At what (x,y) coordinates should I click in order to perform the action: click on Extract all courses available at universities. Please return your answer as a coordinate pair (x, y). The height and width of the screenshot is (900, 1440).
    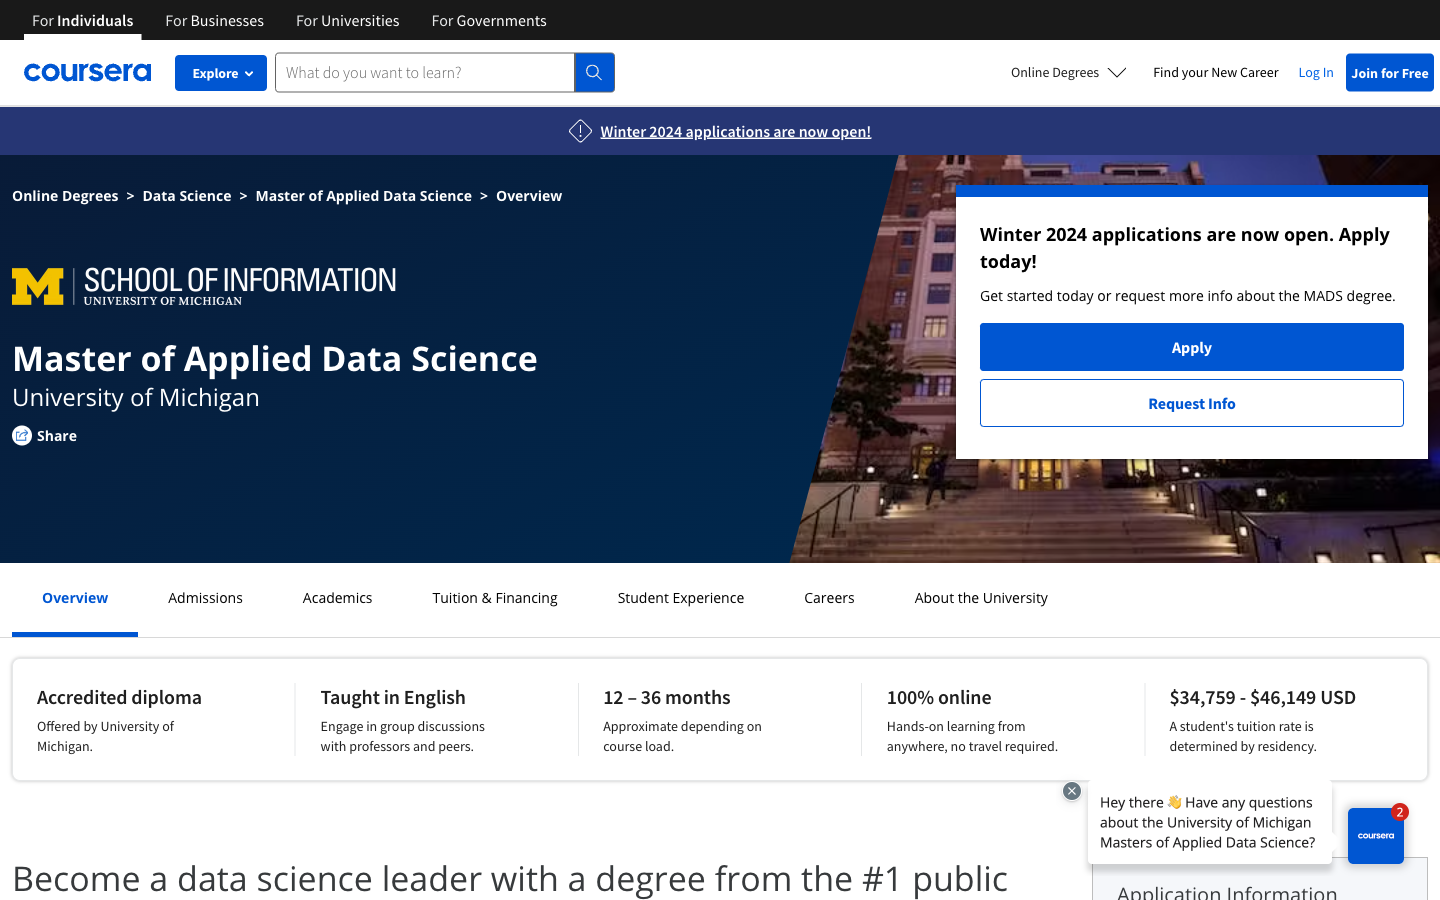
    Looking at the image, I should click on (347, 18).